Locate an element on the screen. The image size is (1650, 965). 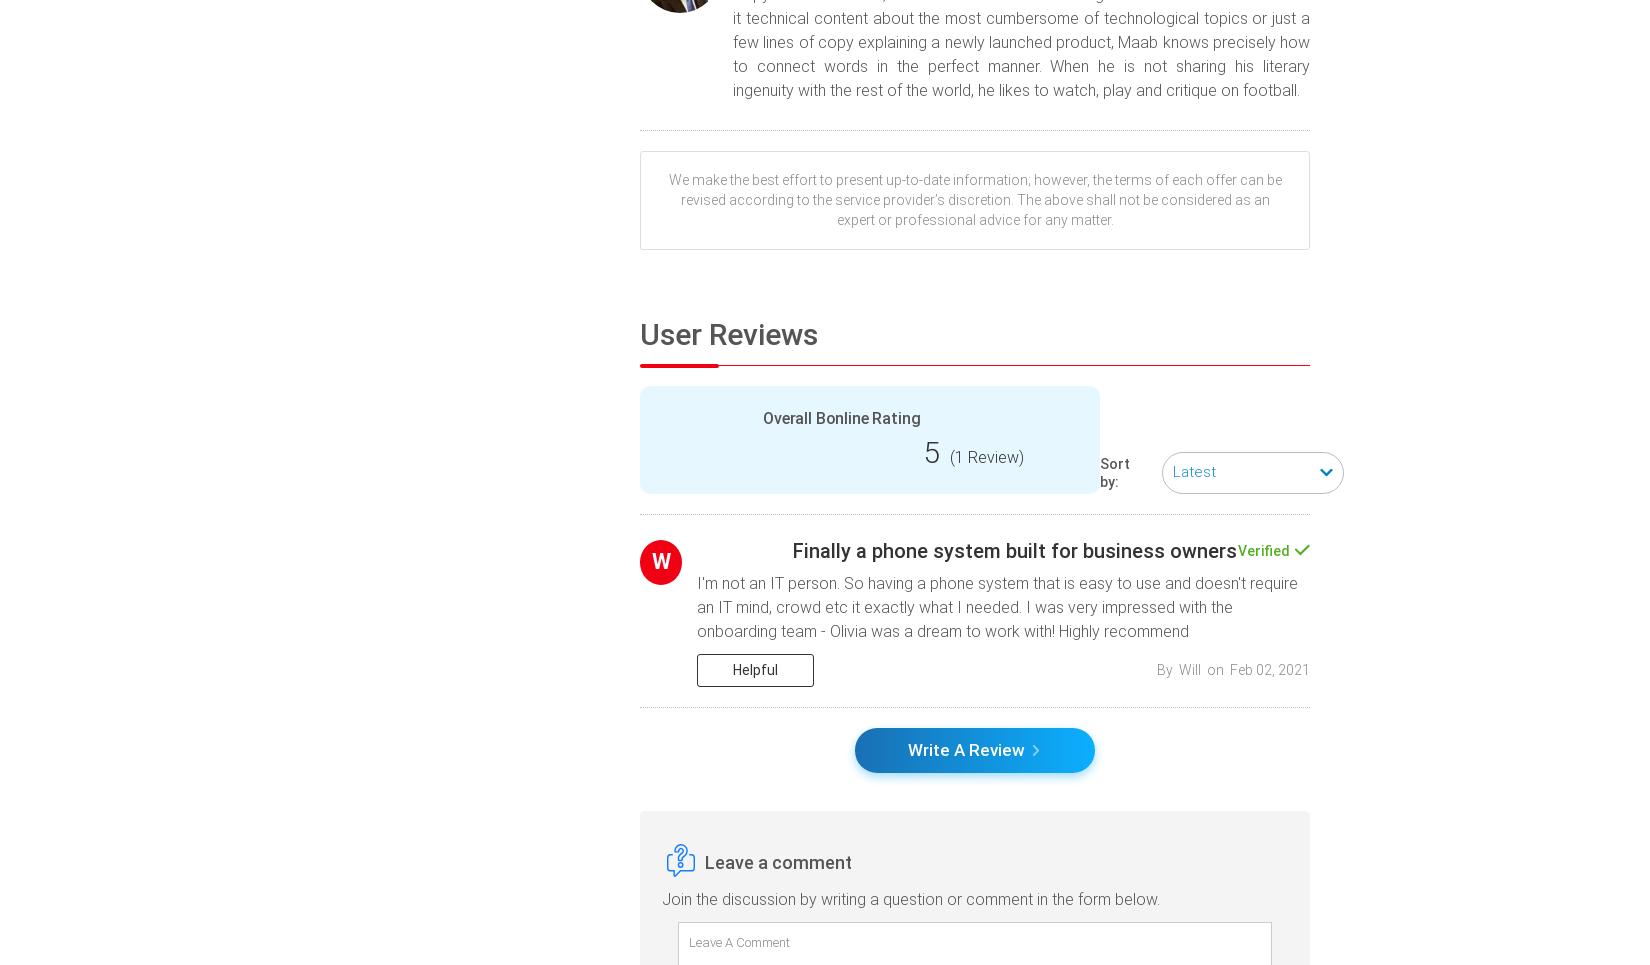
'I'm not an IT person. So having a phone system that is easy to use and doesn't require an IT mind, crowd etc it exactly what I needed. I was very impressed with the onboarding team - Olivia was a dream to work with! Highly recommend' is located at coordinates (997, 605).